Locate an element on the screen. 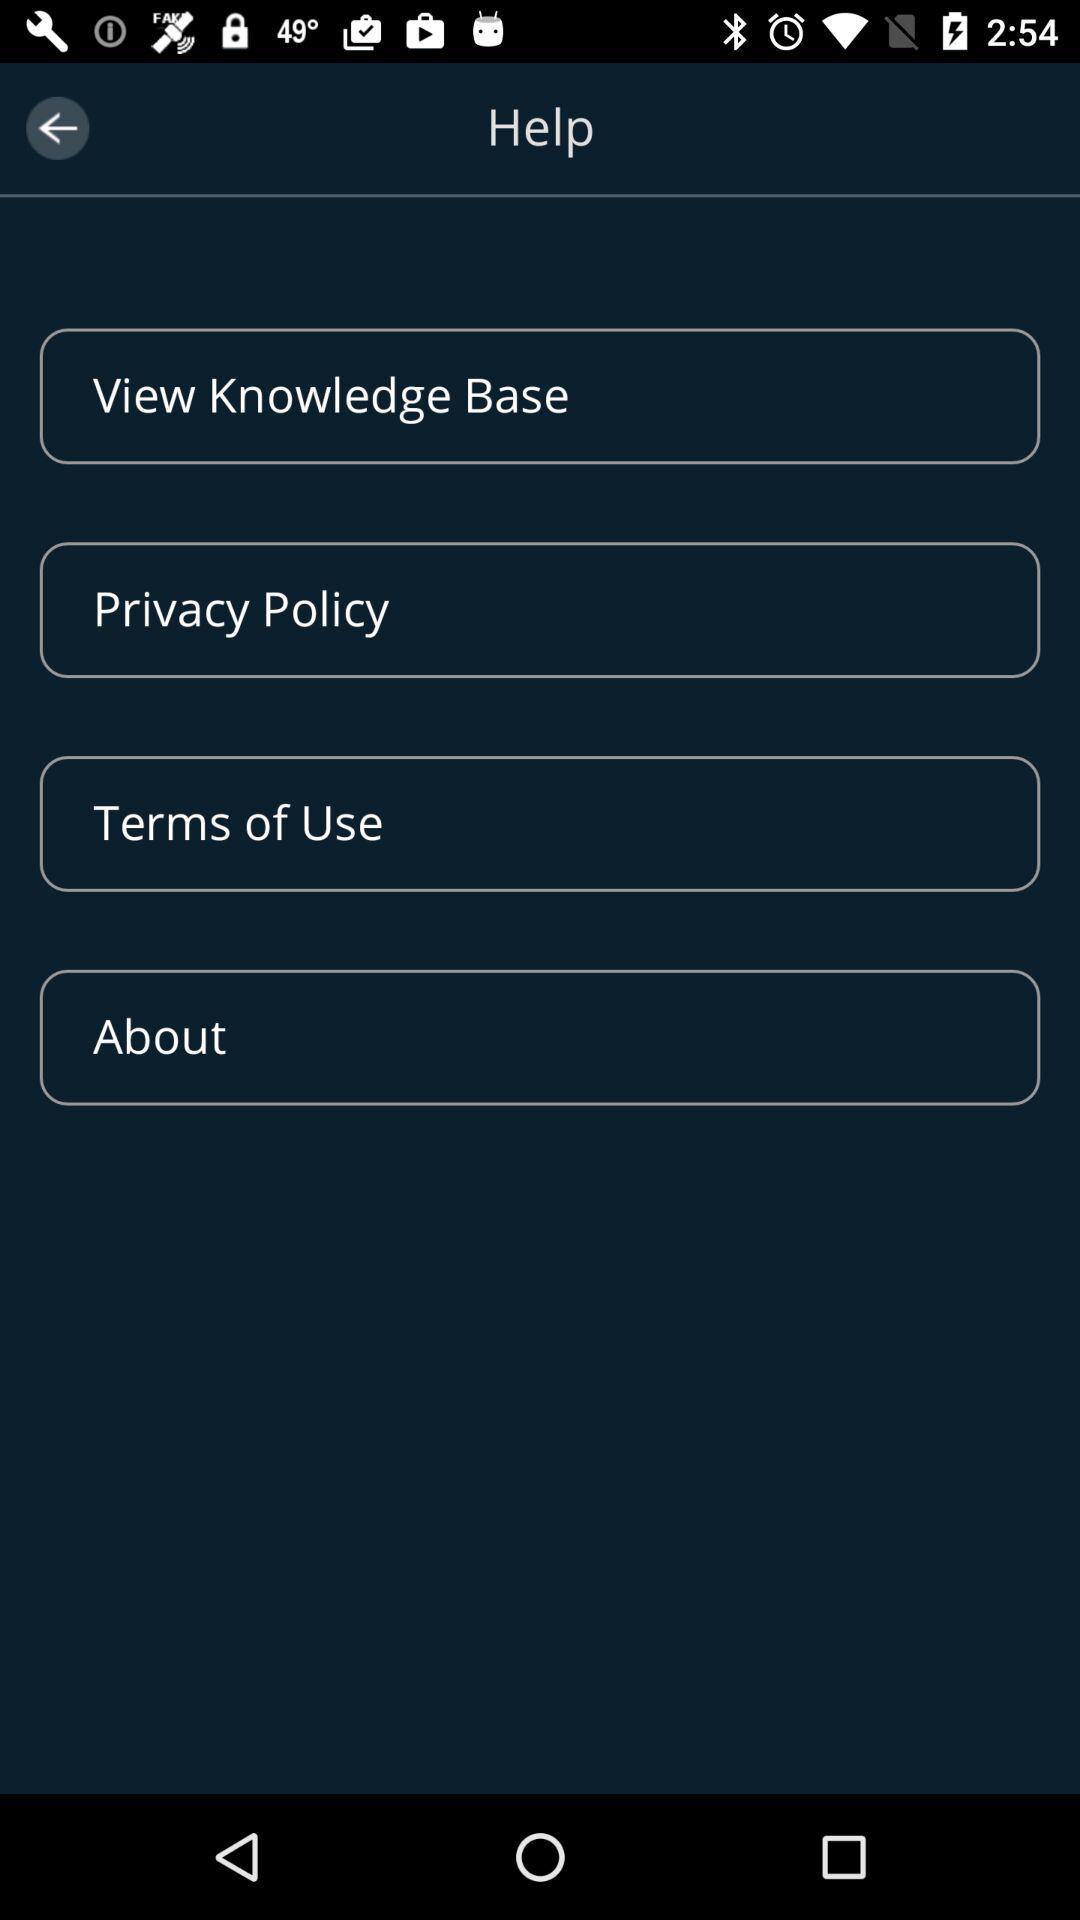 The width and height of the screenshot is (1080, 1920). the button on the top left corner of the web page is located at coordinates (56, 127).